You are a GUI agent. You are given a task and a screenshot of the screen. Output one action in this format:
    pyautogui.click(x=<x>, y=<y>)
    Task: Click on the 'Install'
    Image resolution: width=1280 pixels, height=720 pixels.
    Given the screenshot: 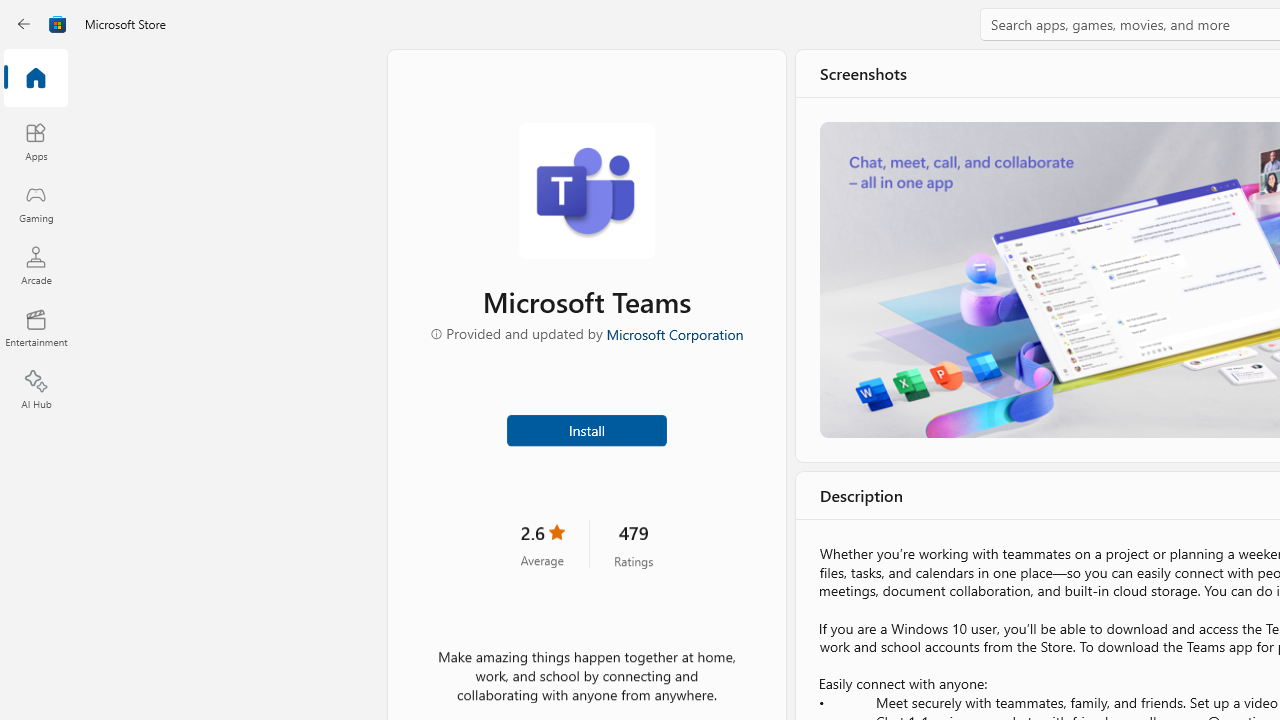 What is the action you would take?
    pyautogui.click(x=585, y=428)
    